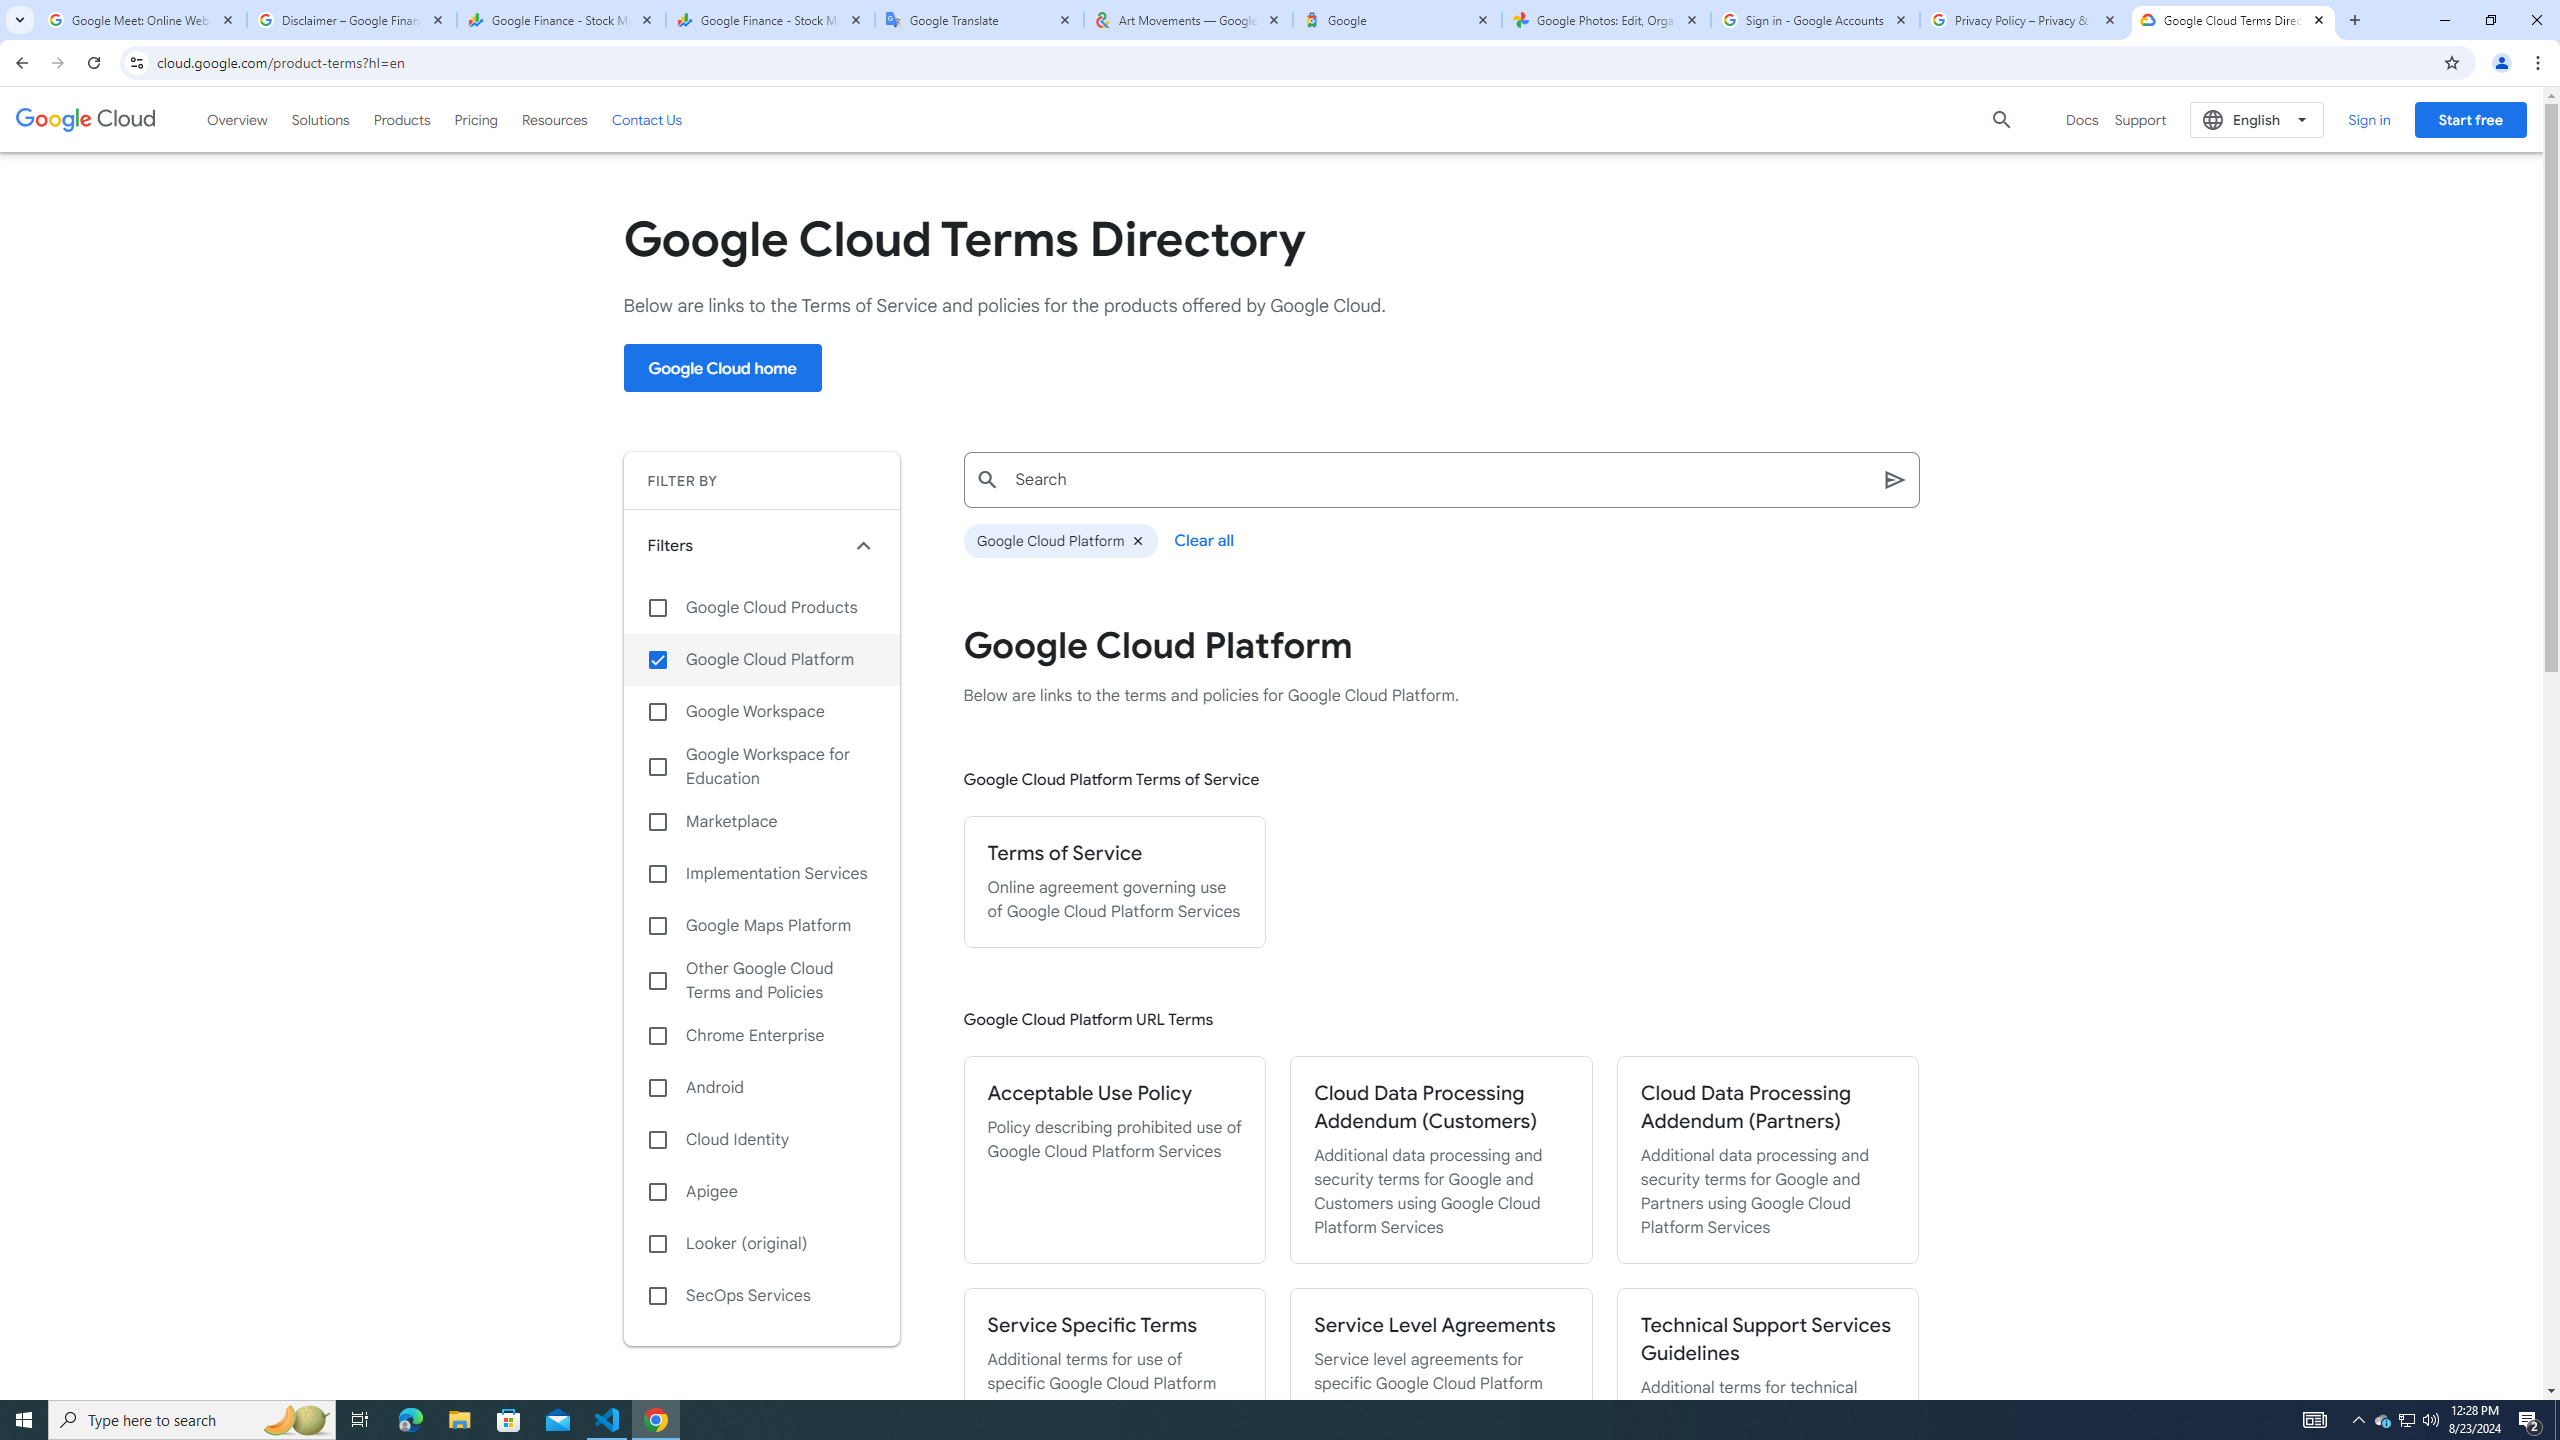  I want to click on 'Sign in - Google Accounts', so click(1815, 19).